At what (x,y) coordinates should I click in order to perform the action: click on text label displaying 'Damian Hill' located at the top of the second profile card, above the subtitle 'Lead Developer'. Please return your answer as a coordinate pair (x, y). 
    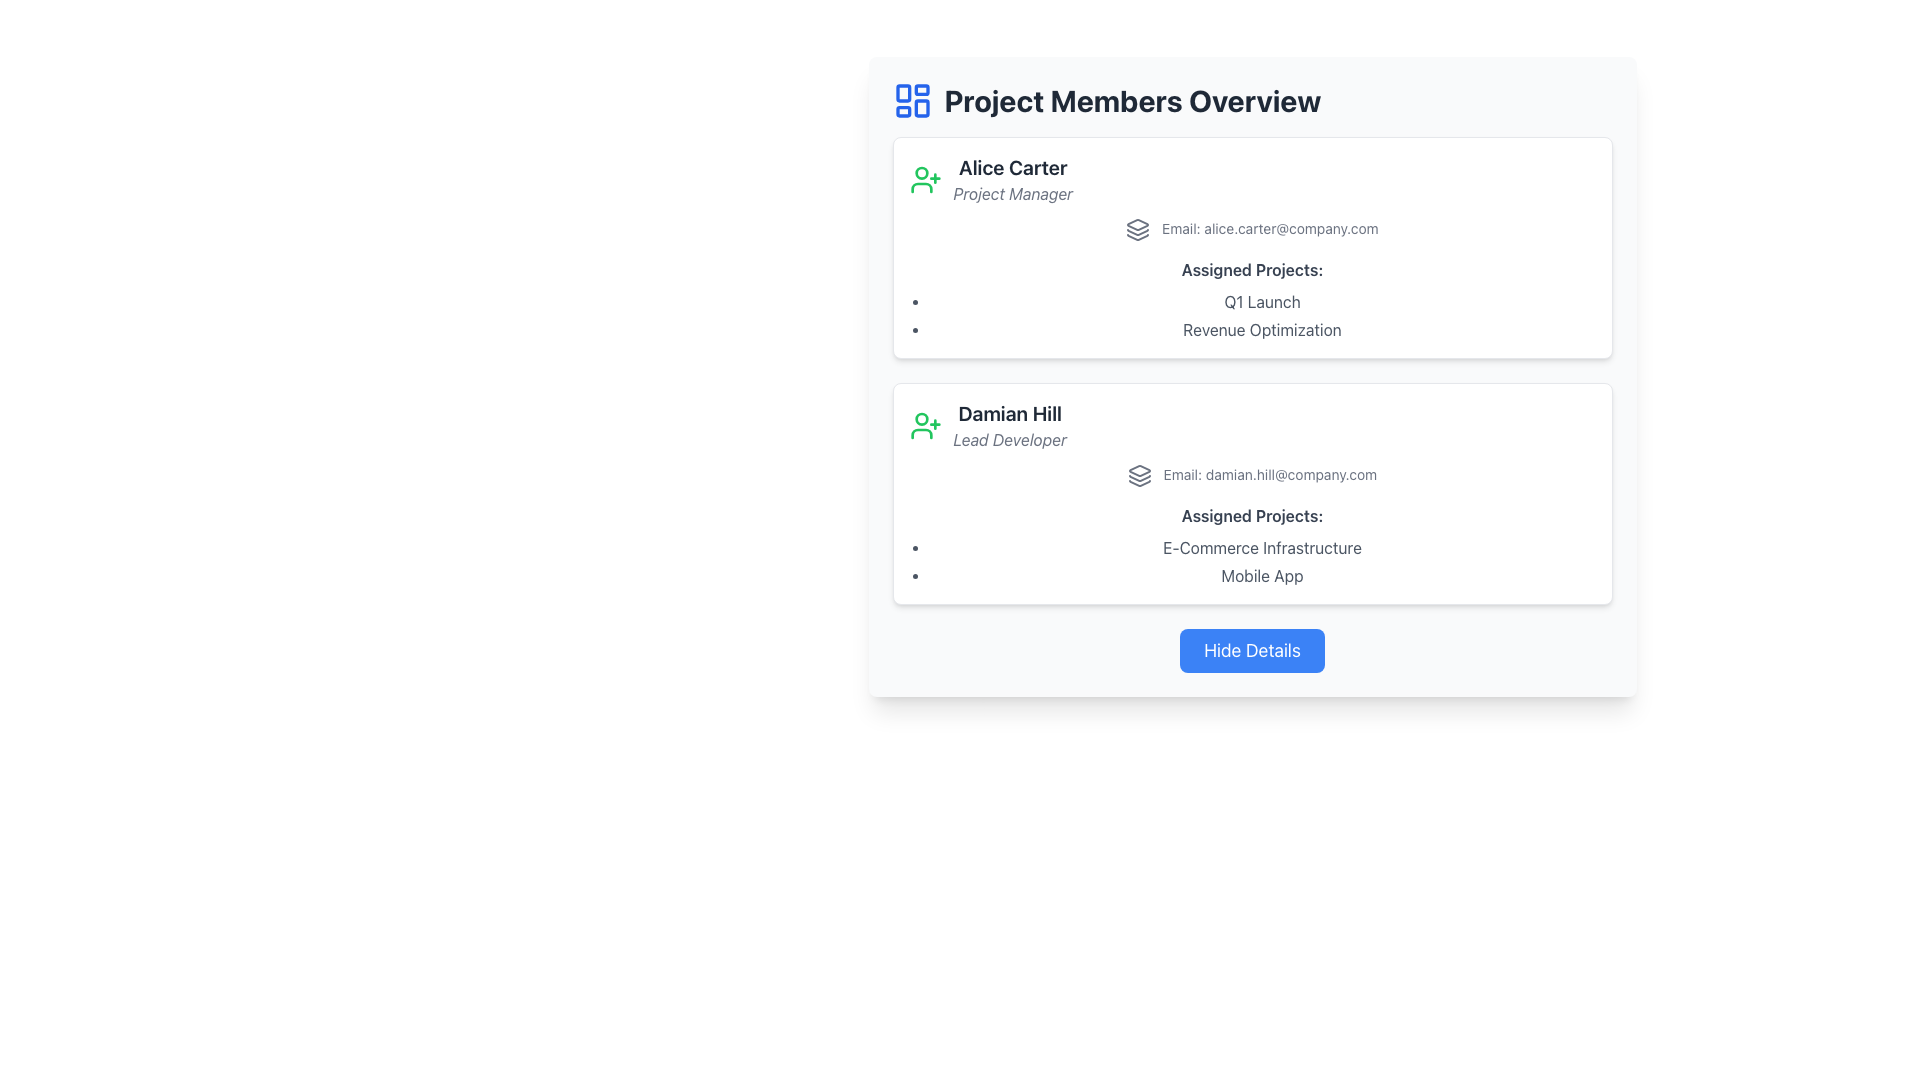
    Looking at the image, I should click on (1010, 412).